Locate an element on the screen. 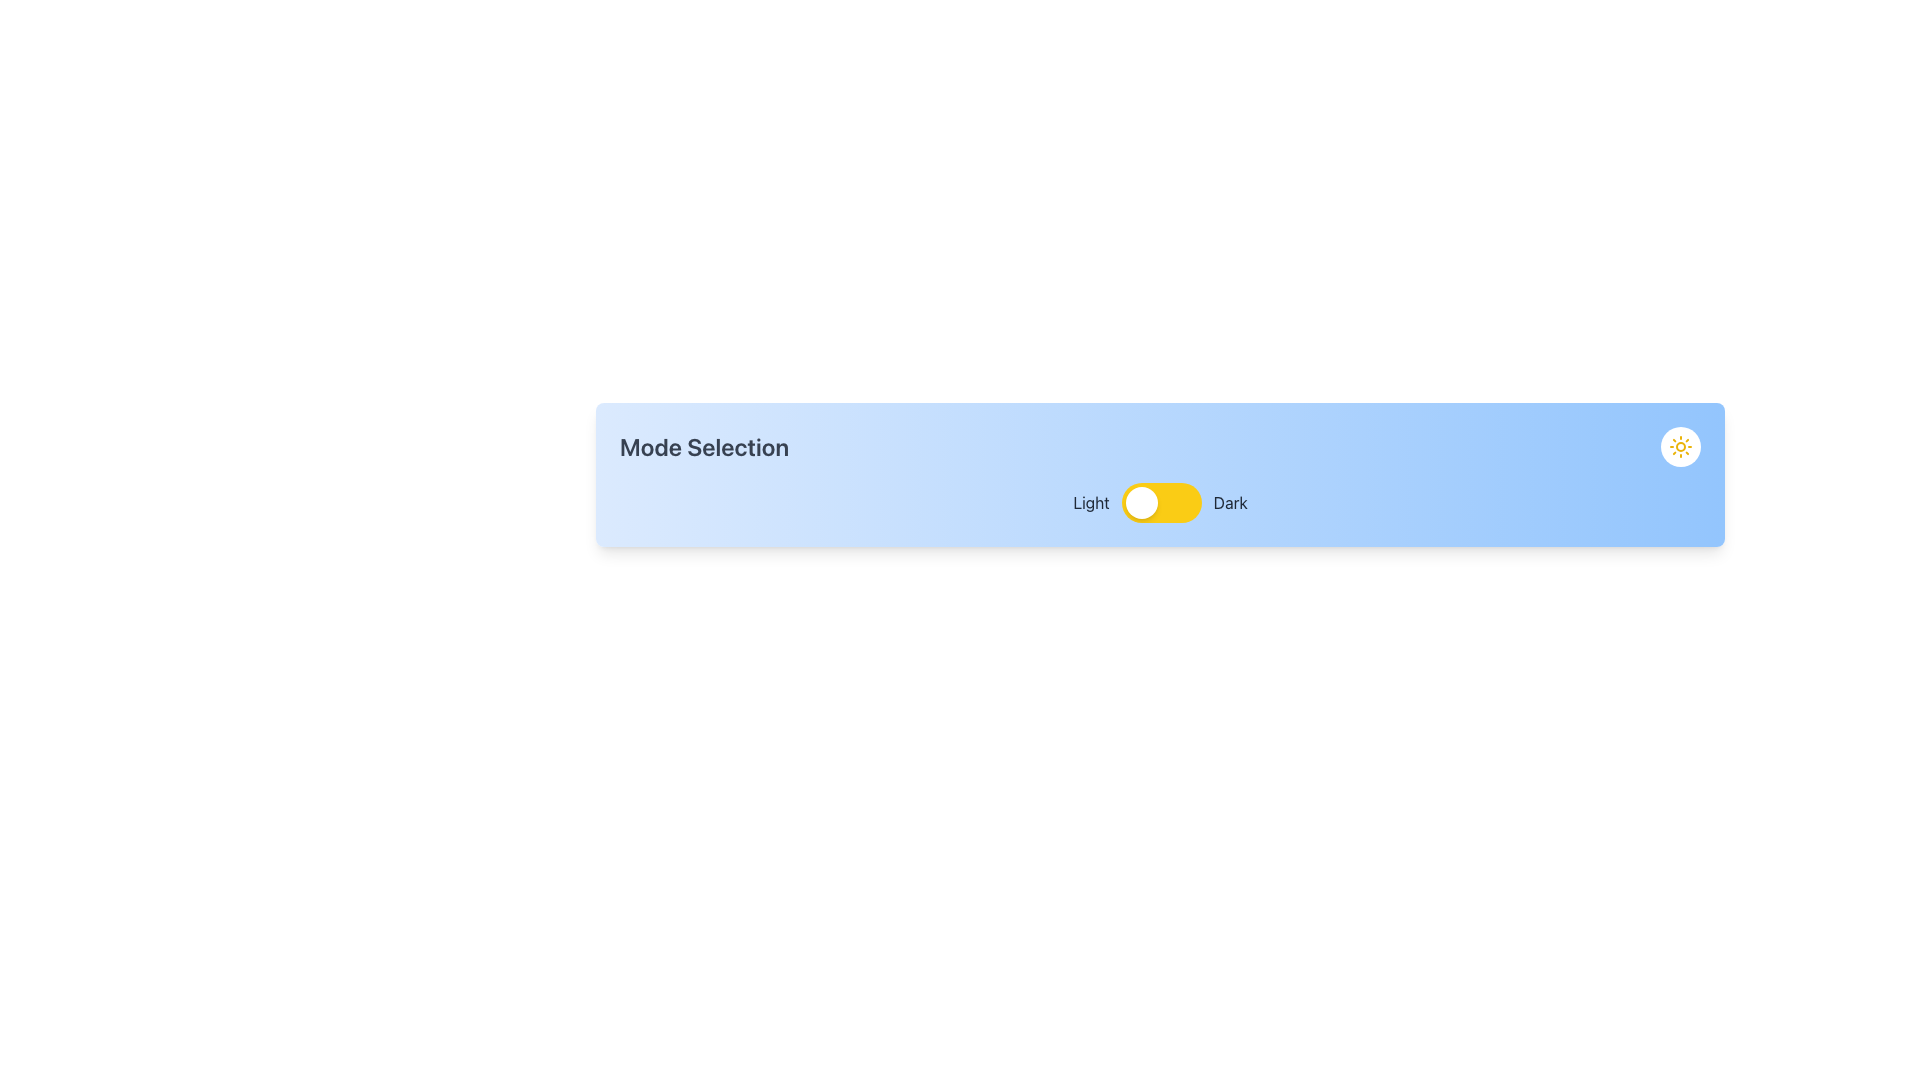  the 'Mode Selection' text label, which is bold and gray, located on a light blue background towards the top-left corner of the navigation panel is located at coordinates (704, 446).